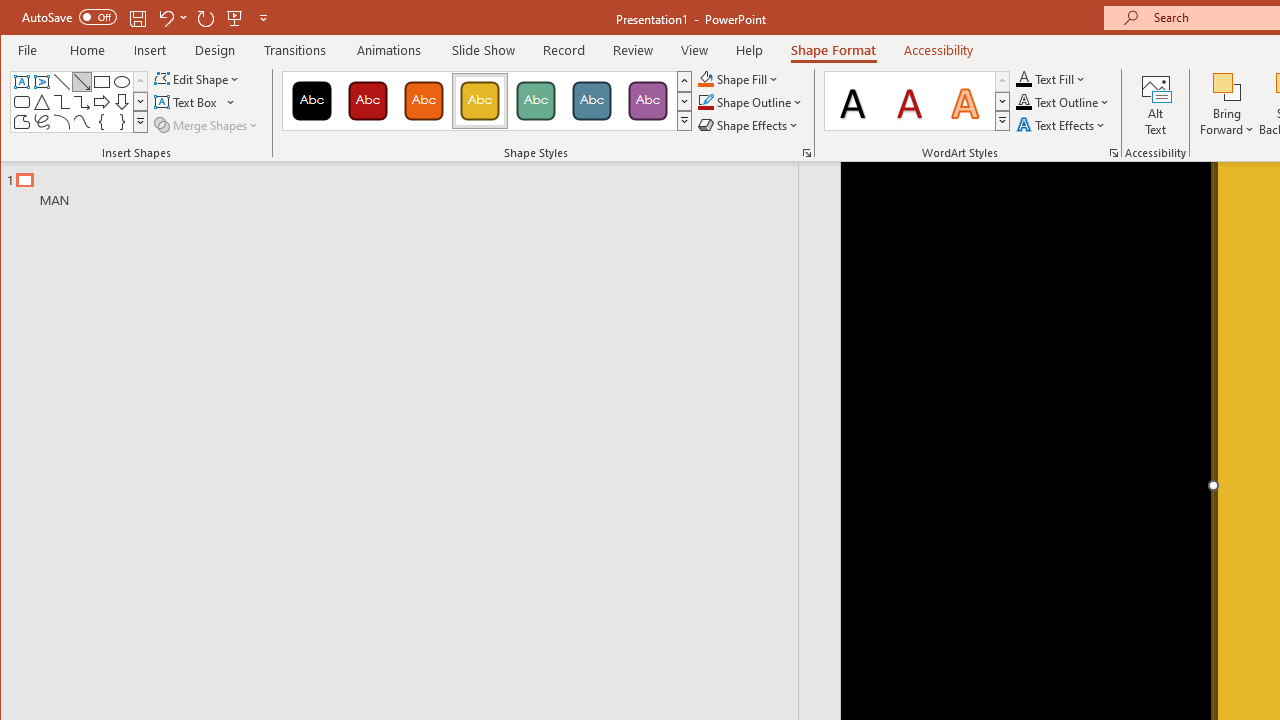 The image size is (1280, 720). I want to click on 'Text Effects', so click(1061, 125).